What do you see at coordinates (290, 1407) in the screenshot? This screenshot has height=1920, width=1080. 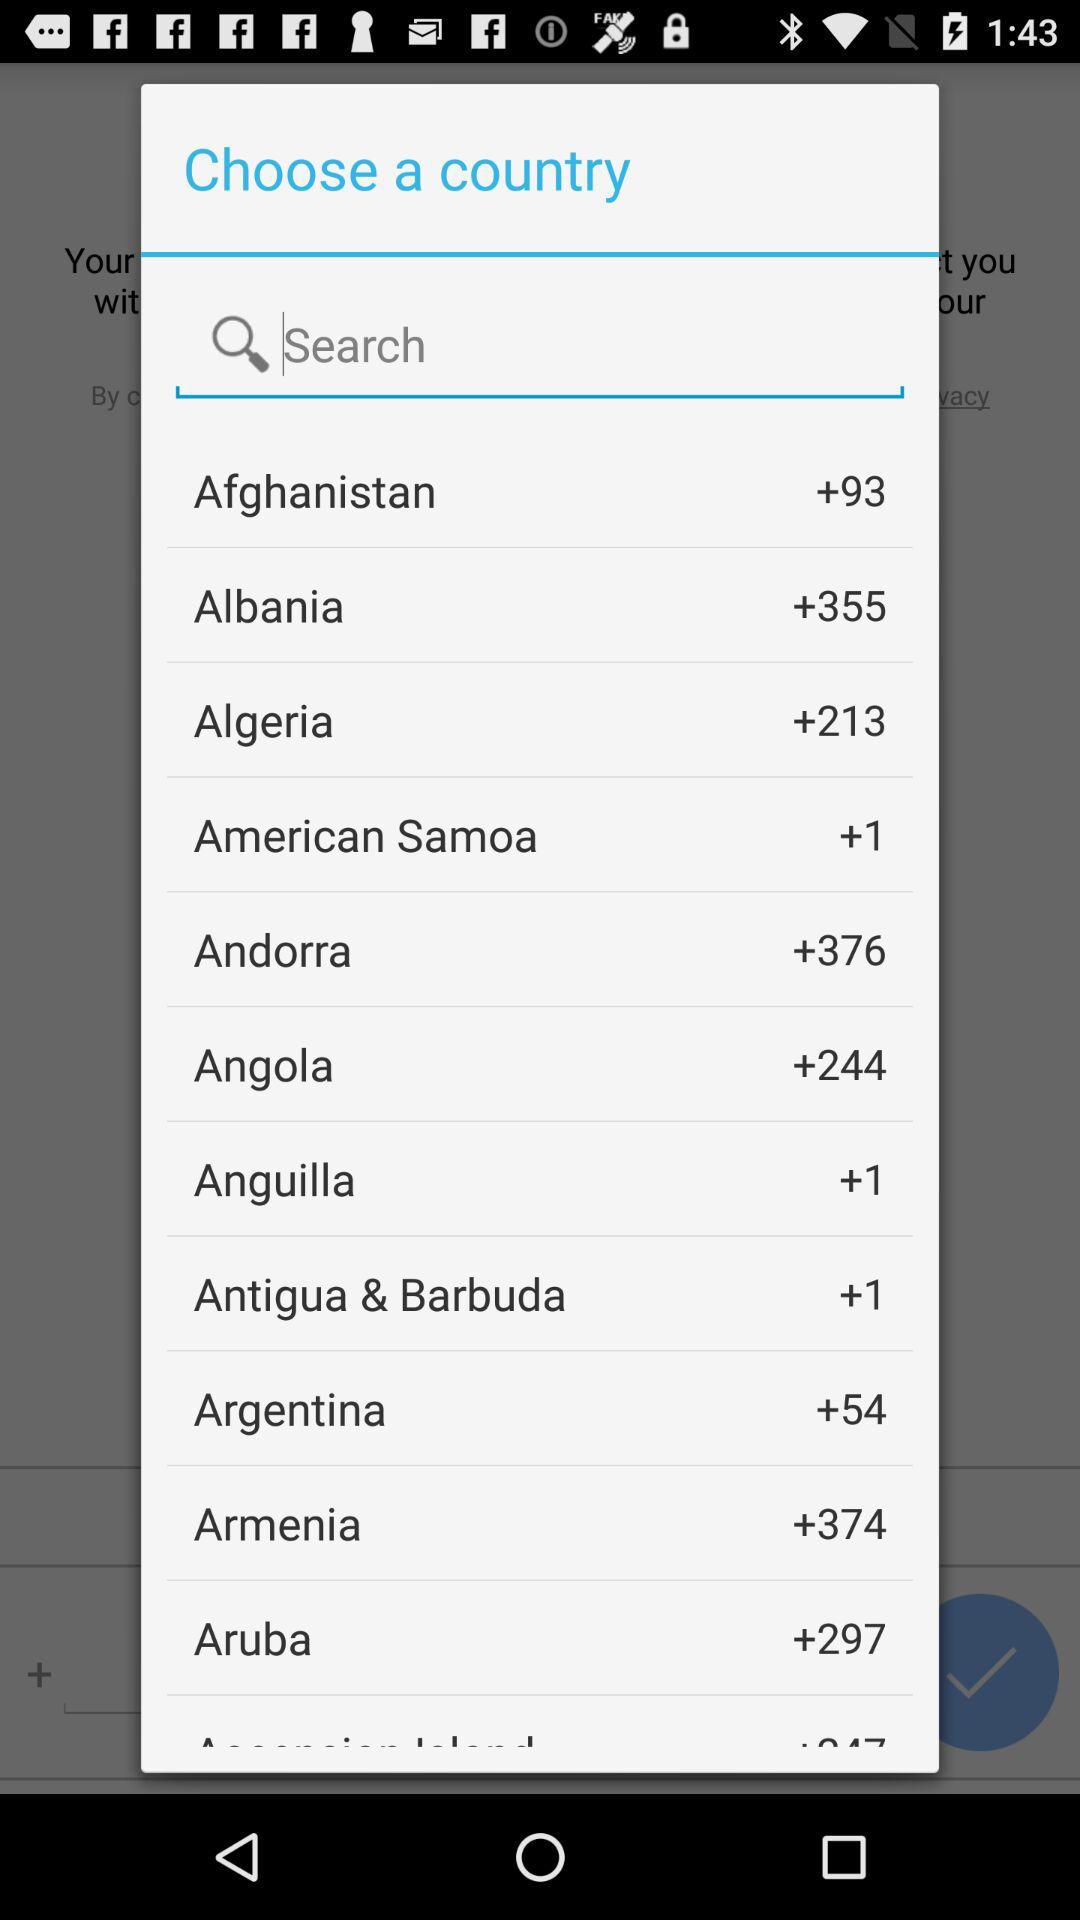 I see `the item next to +54 item` at bounding box center [290, 1407].